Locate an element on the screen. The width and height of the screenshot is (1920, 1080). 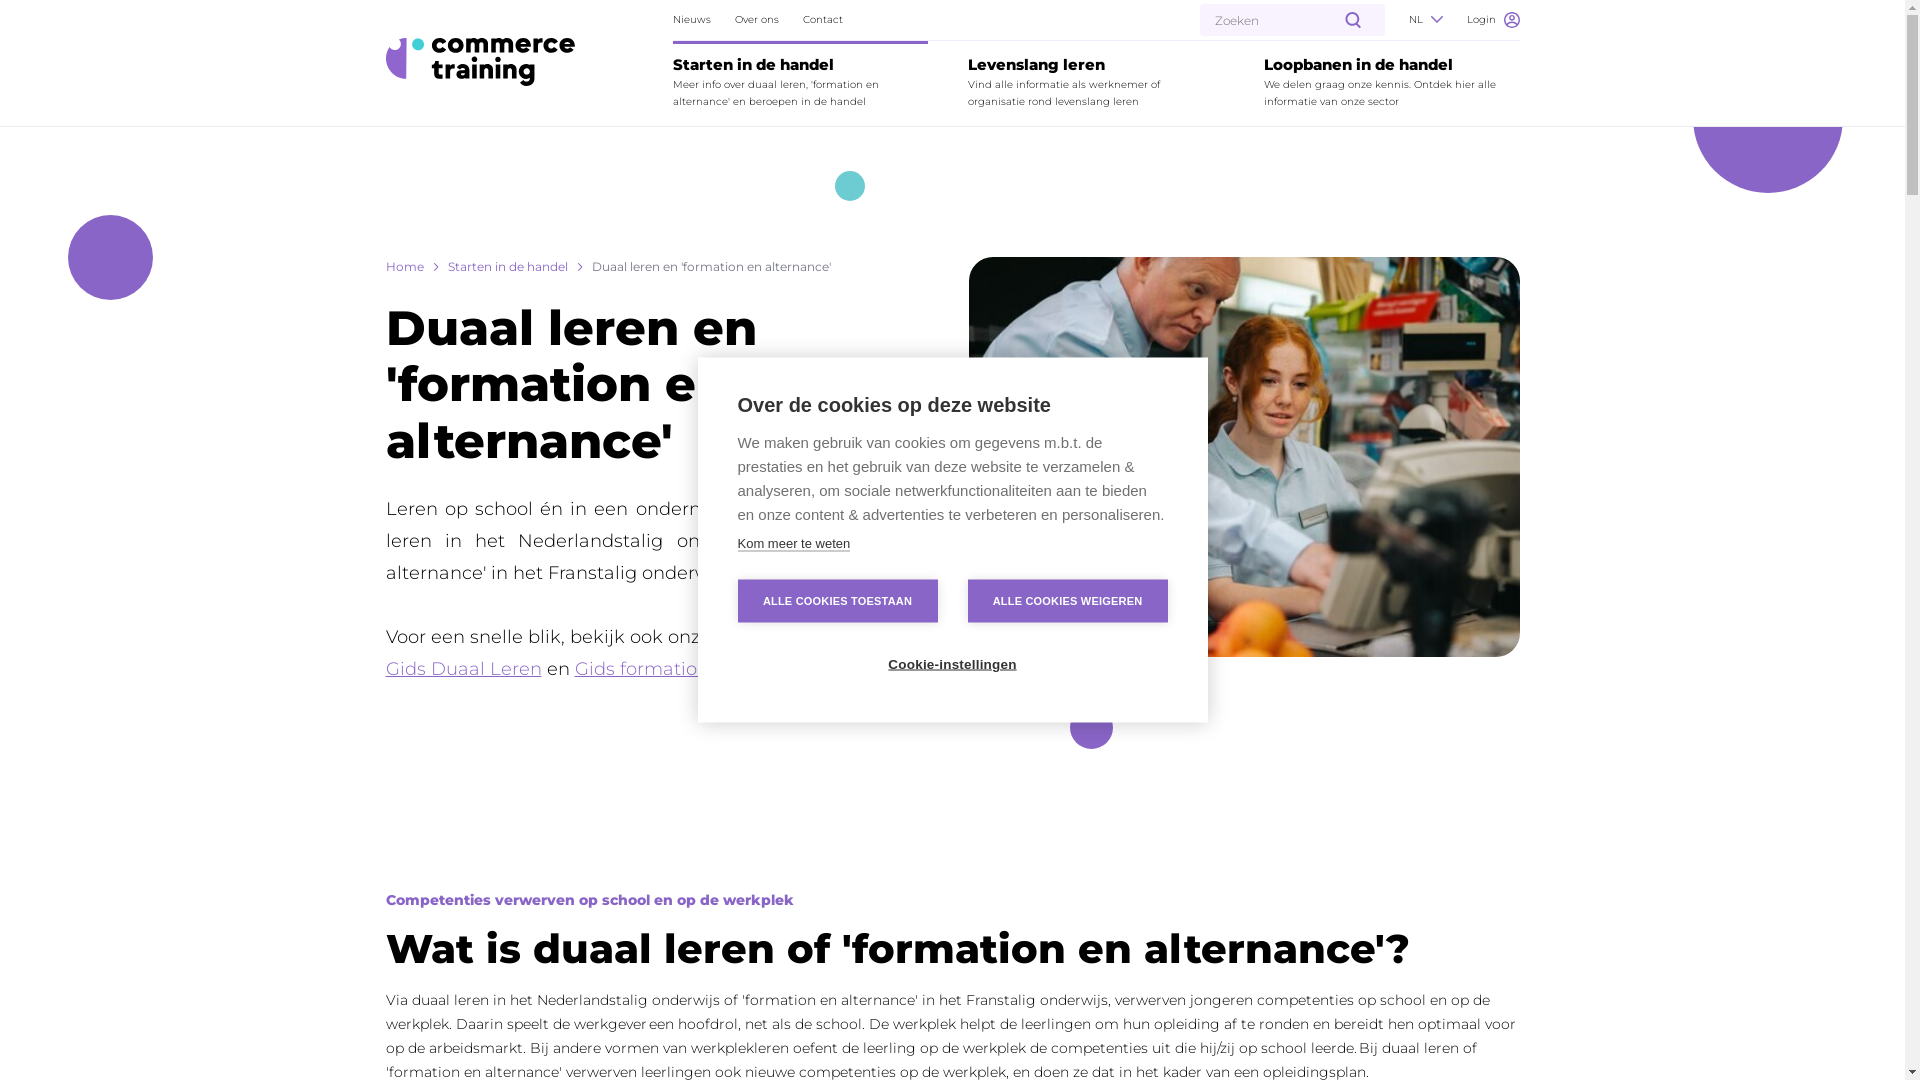
'Cookie-instellingen' is located at coordinates (950, 663).